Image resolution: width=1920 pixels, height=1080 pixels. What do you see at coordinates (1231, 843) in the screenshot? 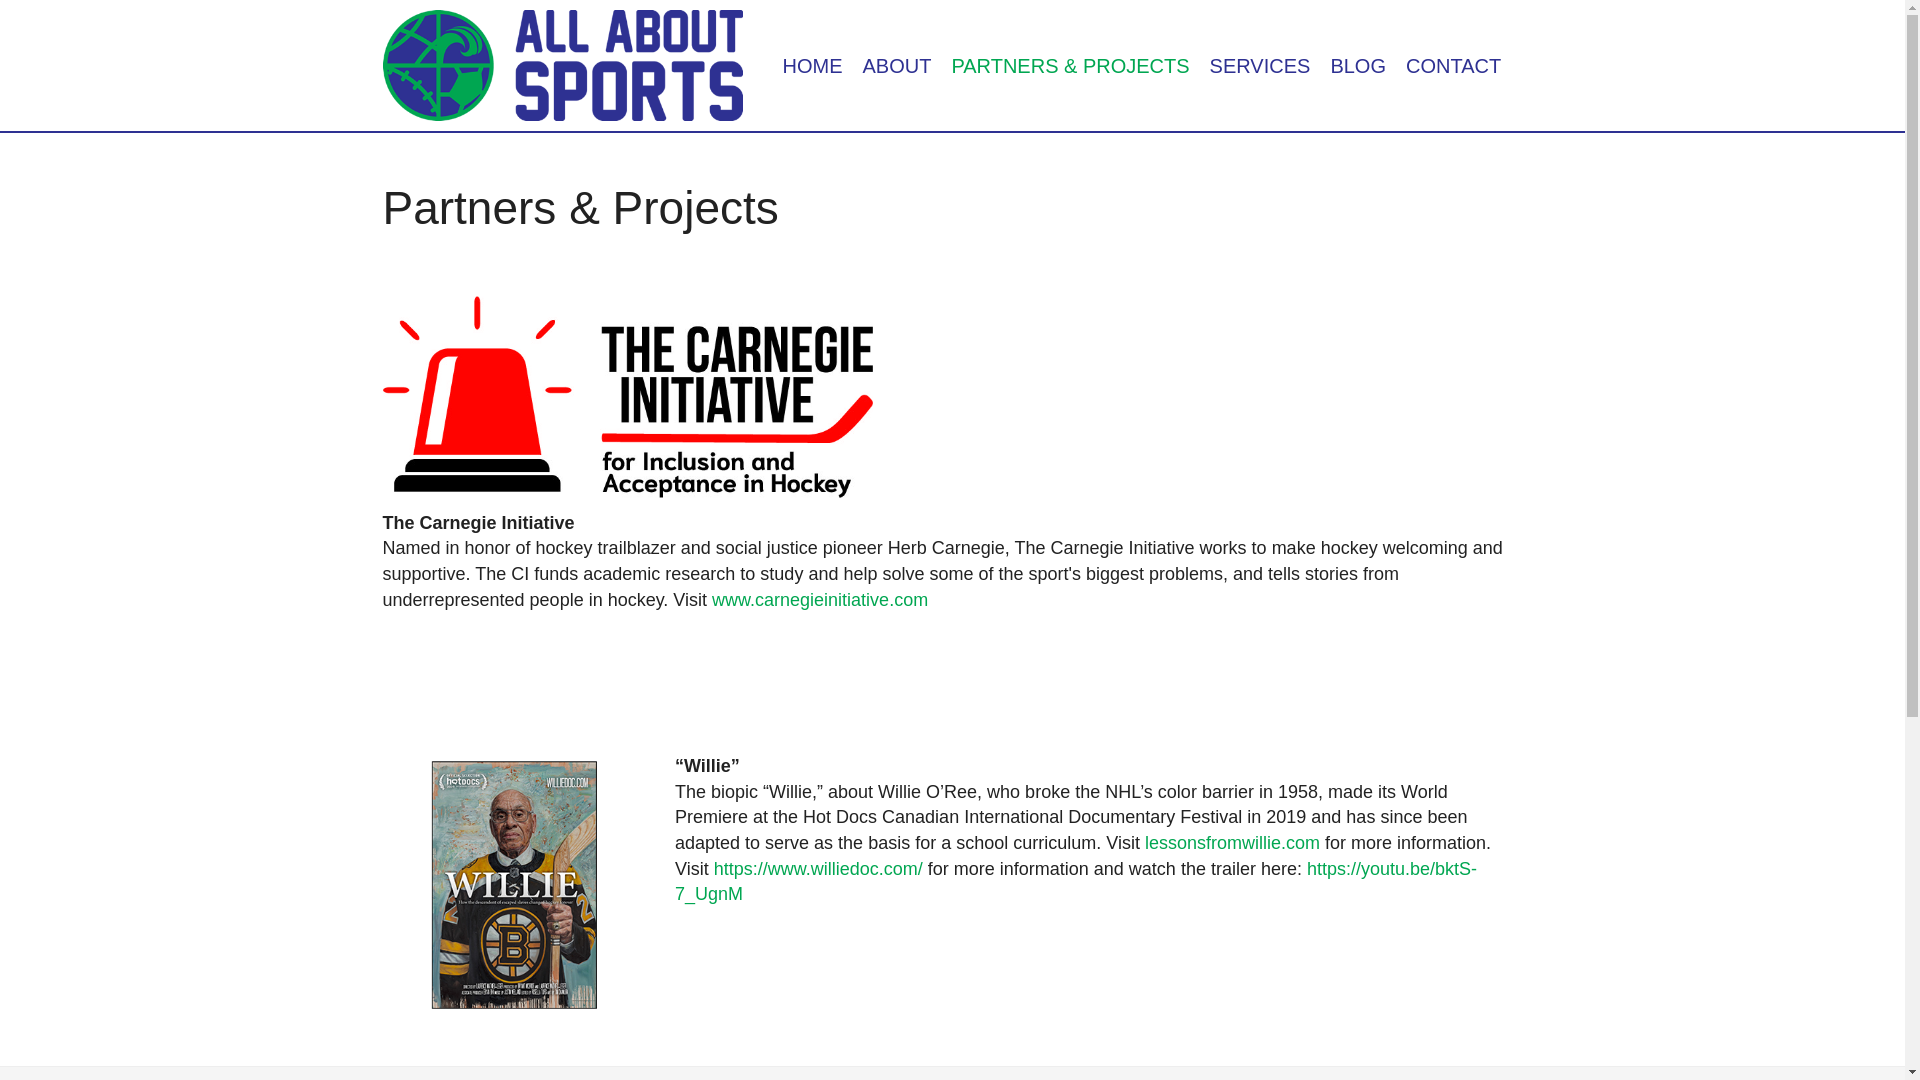
I see `'lessonsfromwillie.com'` at bounding box center [1231, 843].